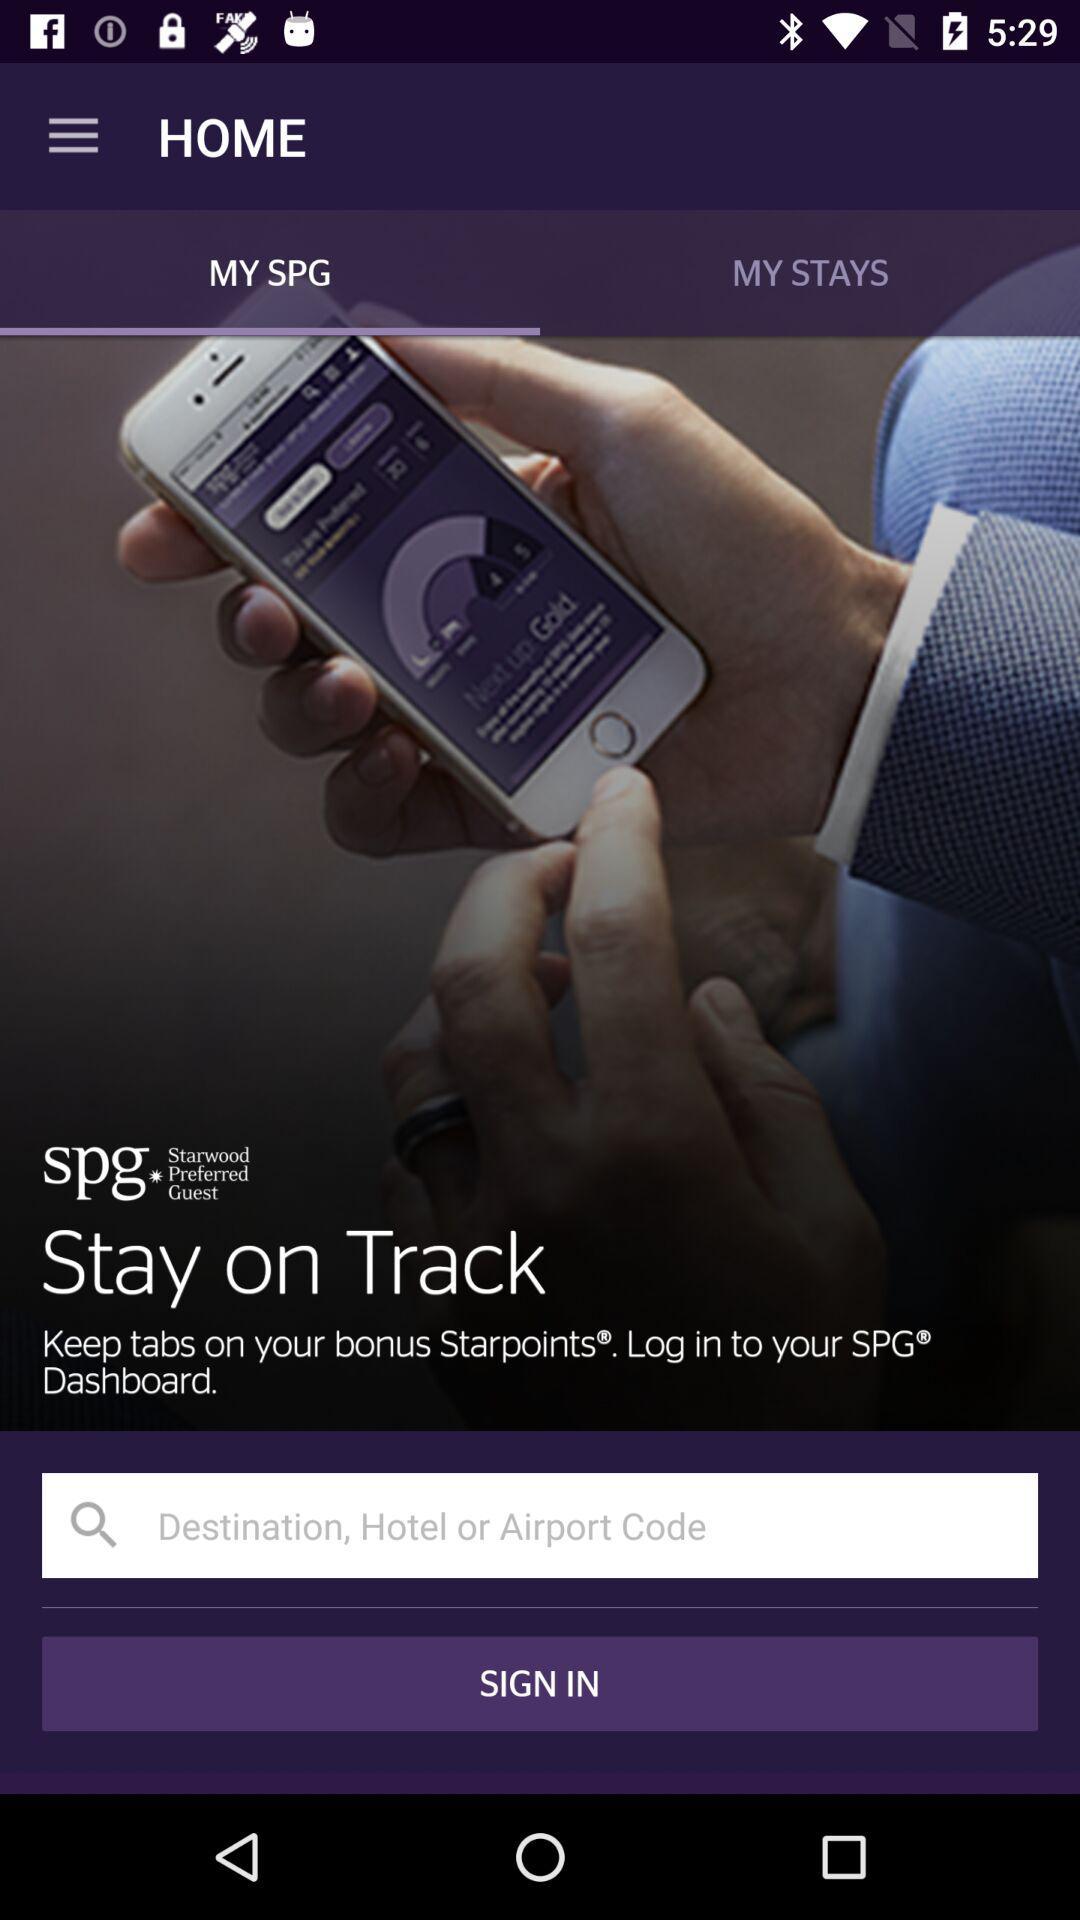  Describe the element at coordinates (810, 271) in the screenshot. I see `the icon at the top right corner` at that location.